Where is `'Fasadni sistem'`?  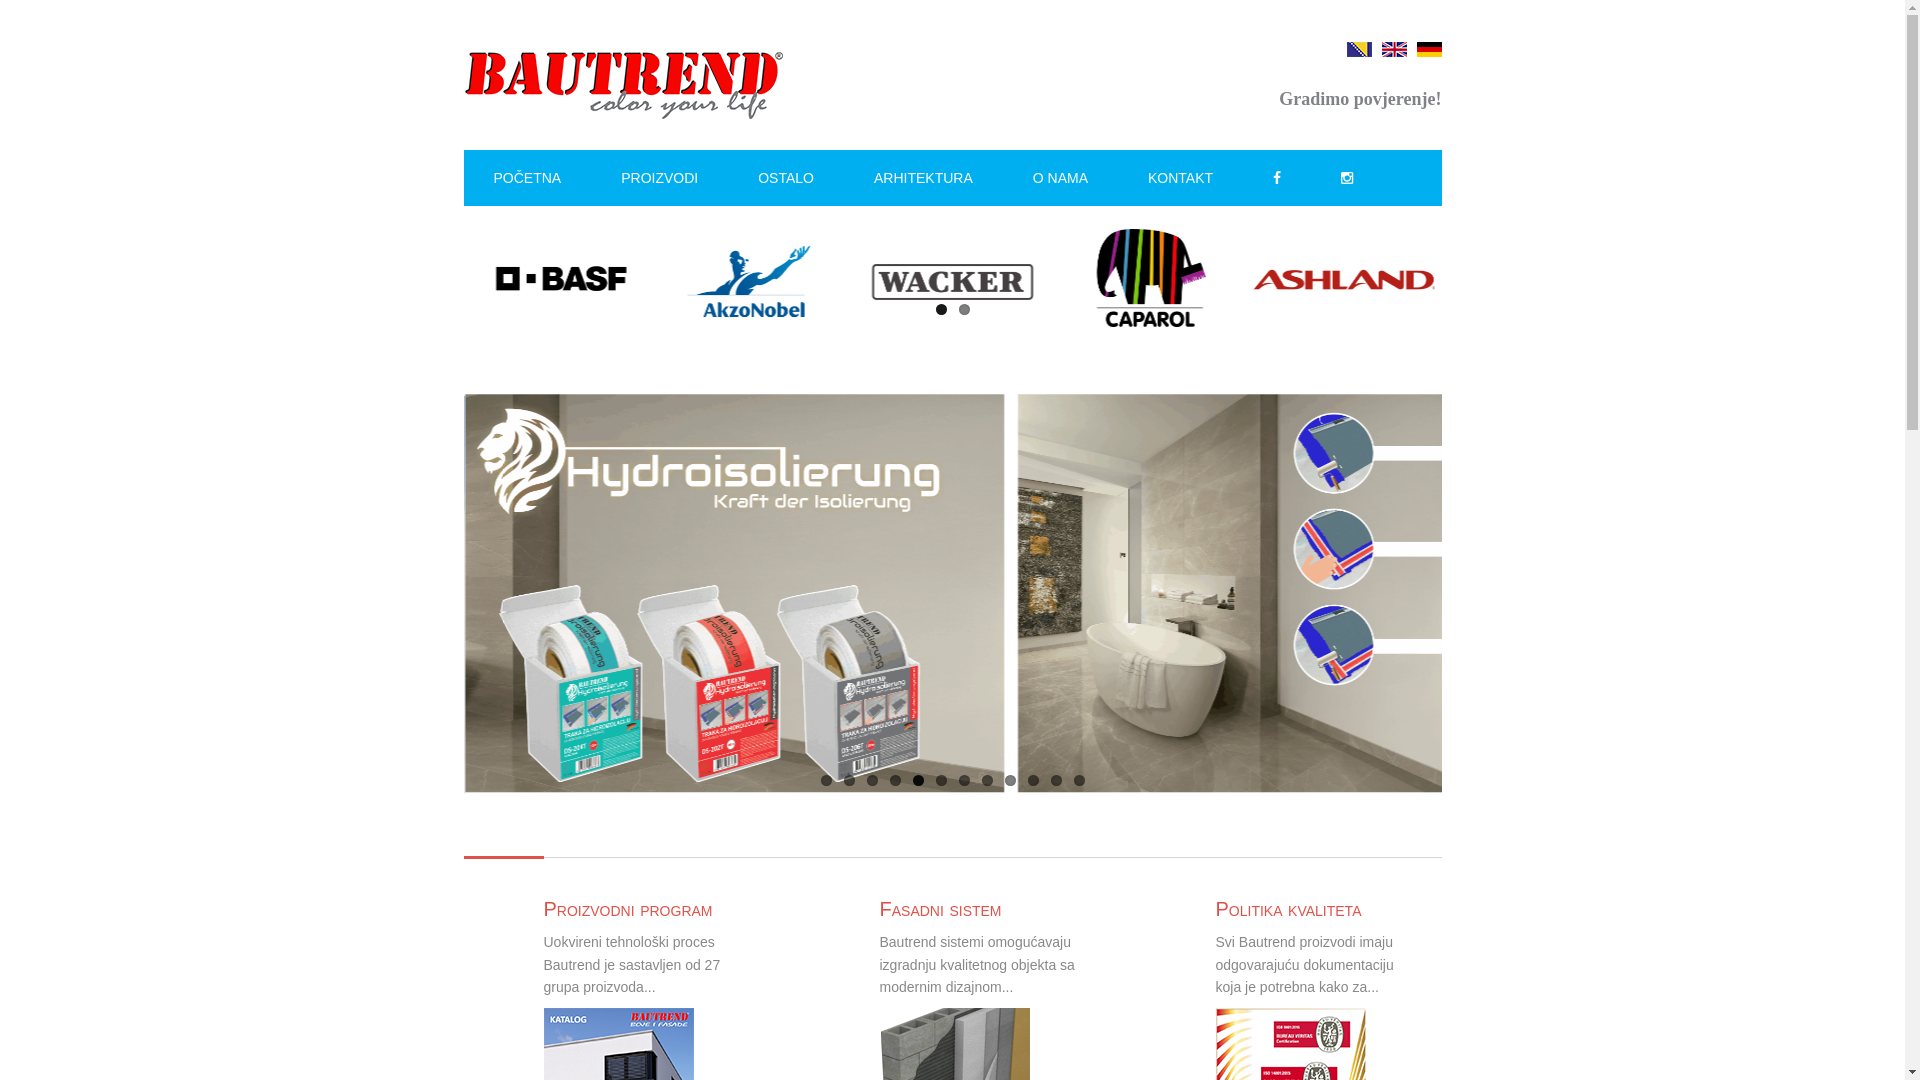
'Fasadni sistem' is located at coordinates (939, 909).